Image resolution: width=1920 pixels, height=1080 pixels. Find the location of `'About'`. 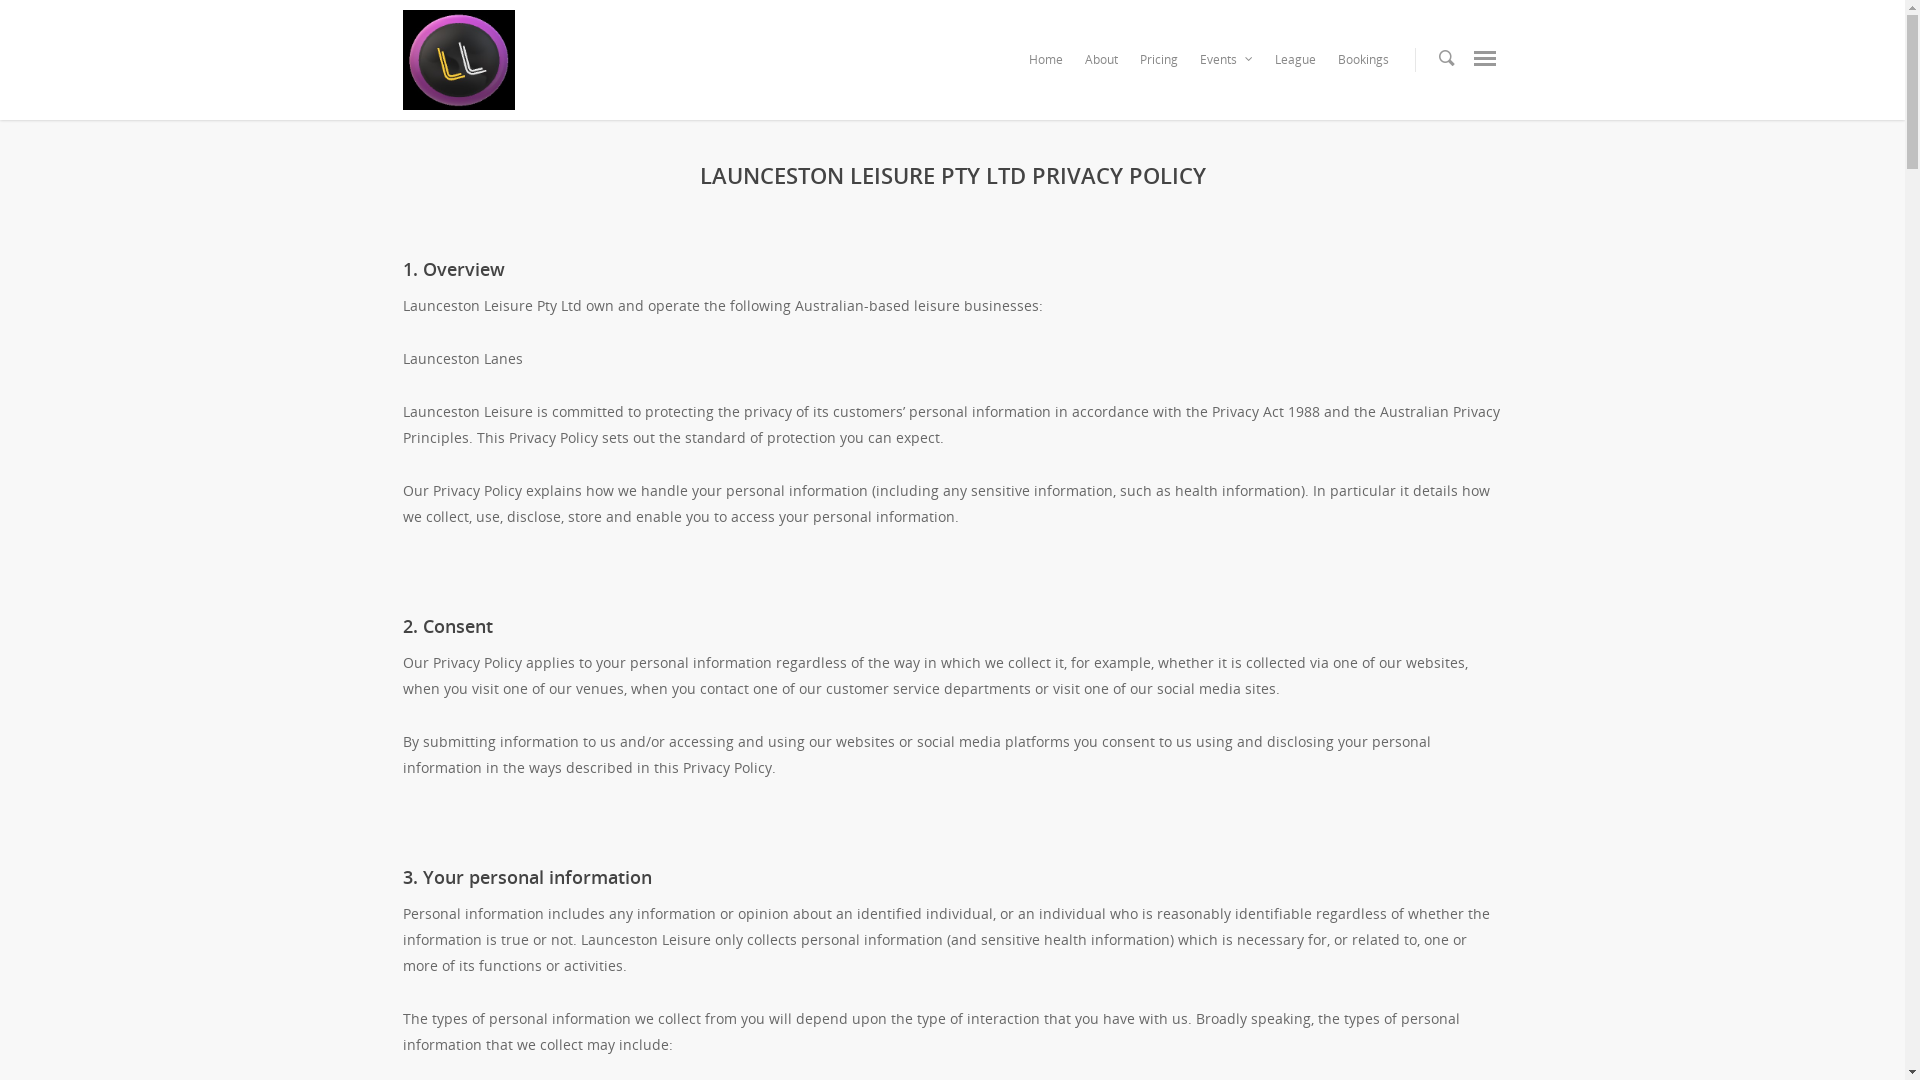

'About' is located at coordinates (1099, 64).